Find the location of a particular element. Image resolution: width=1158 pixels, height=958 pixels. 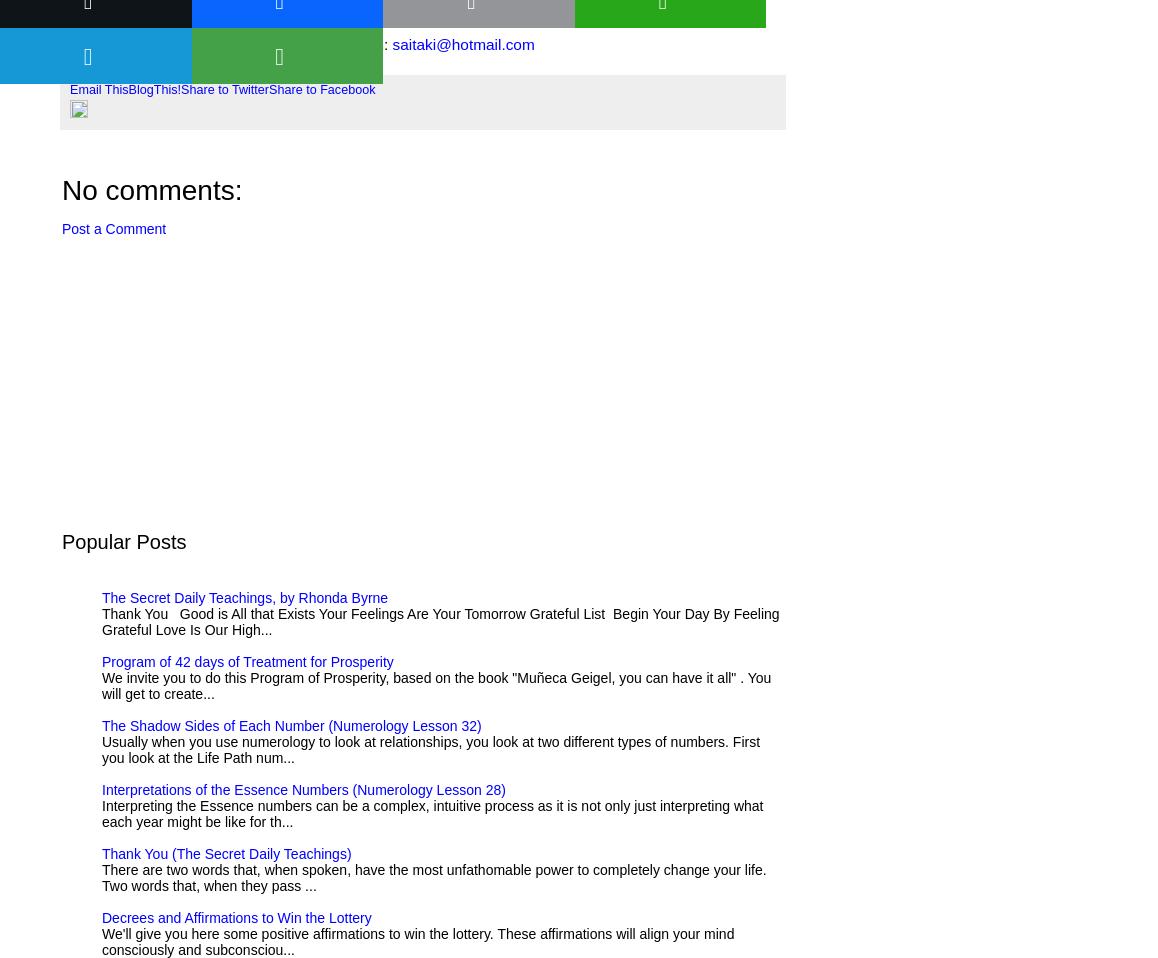

'Program of 42 days of Treatment for Prosperity' is located at coordinates (246, 660).